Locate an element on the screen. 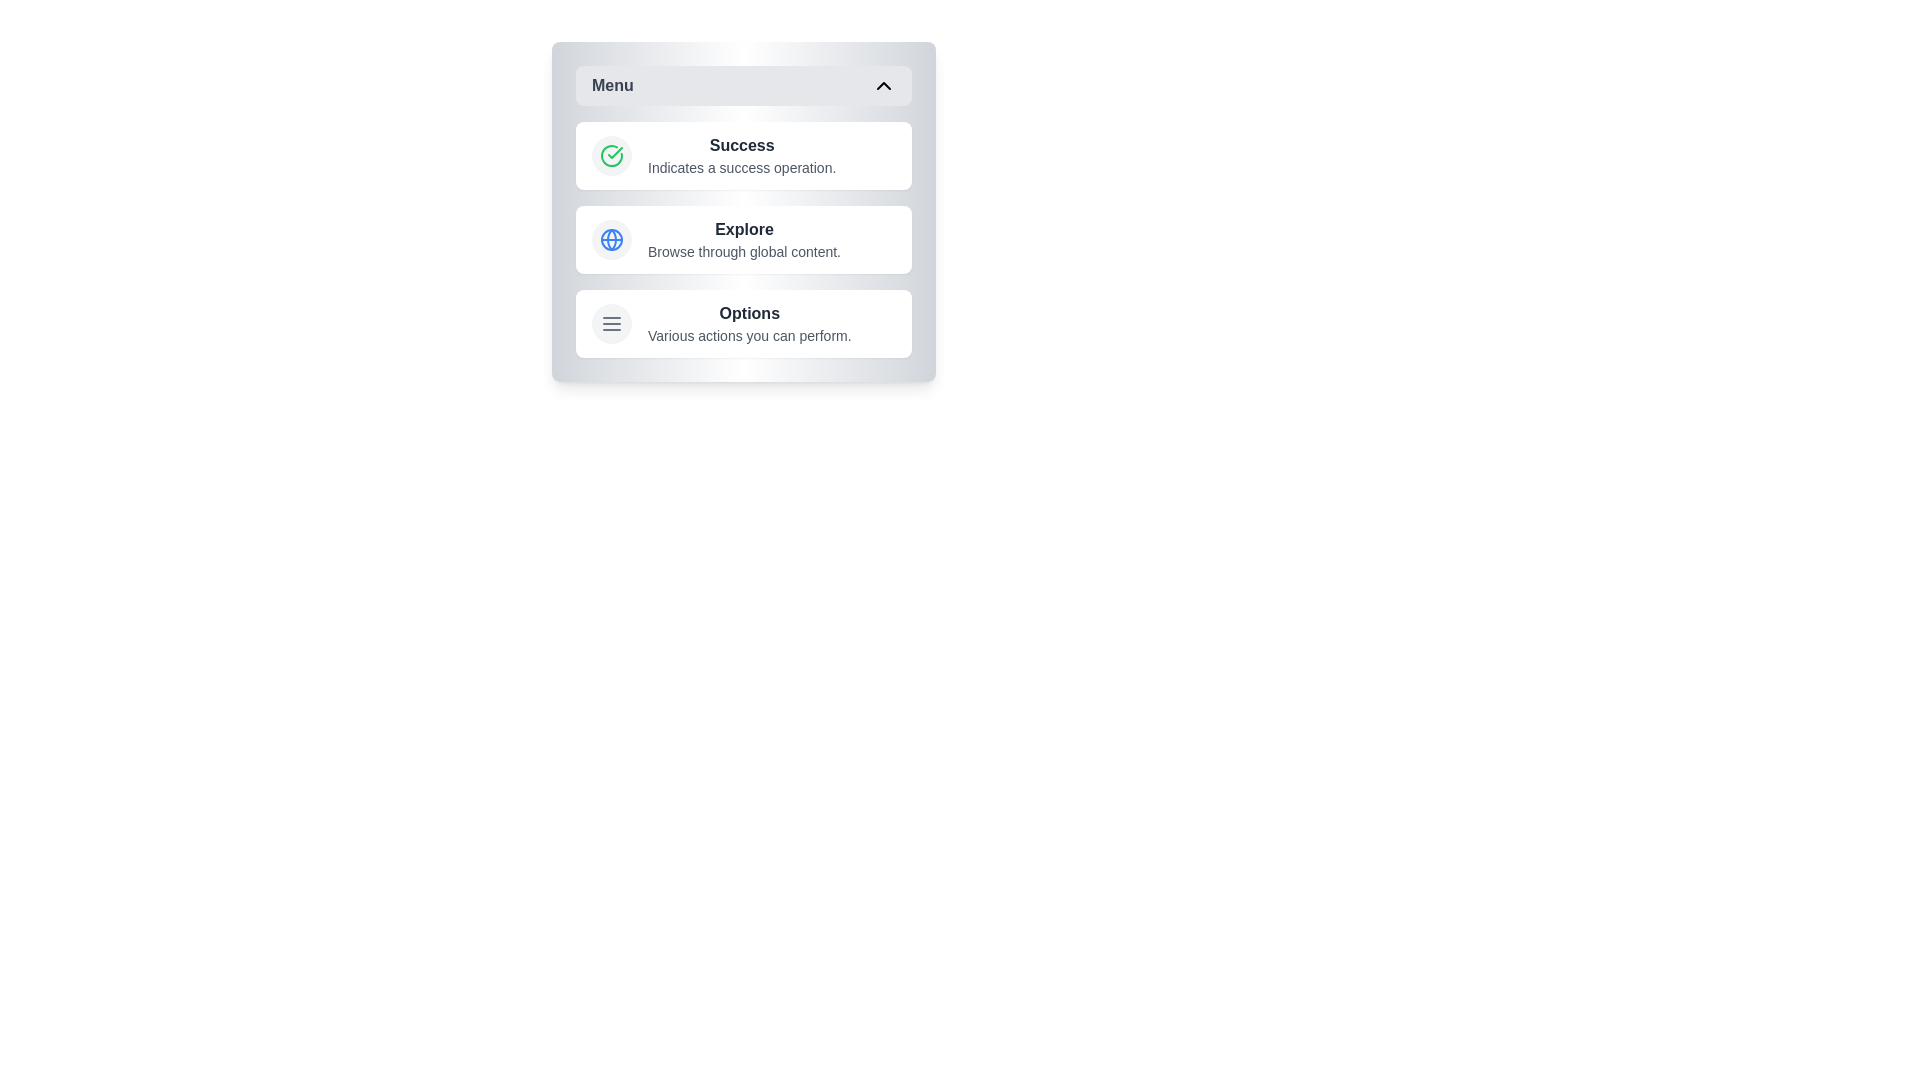  the menu item labeled Explore is located at coordinates (743, 238).